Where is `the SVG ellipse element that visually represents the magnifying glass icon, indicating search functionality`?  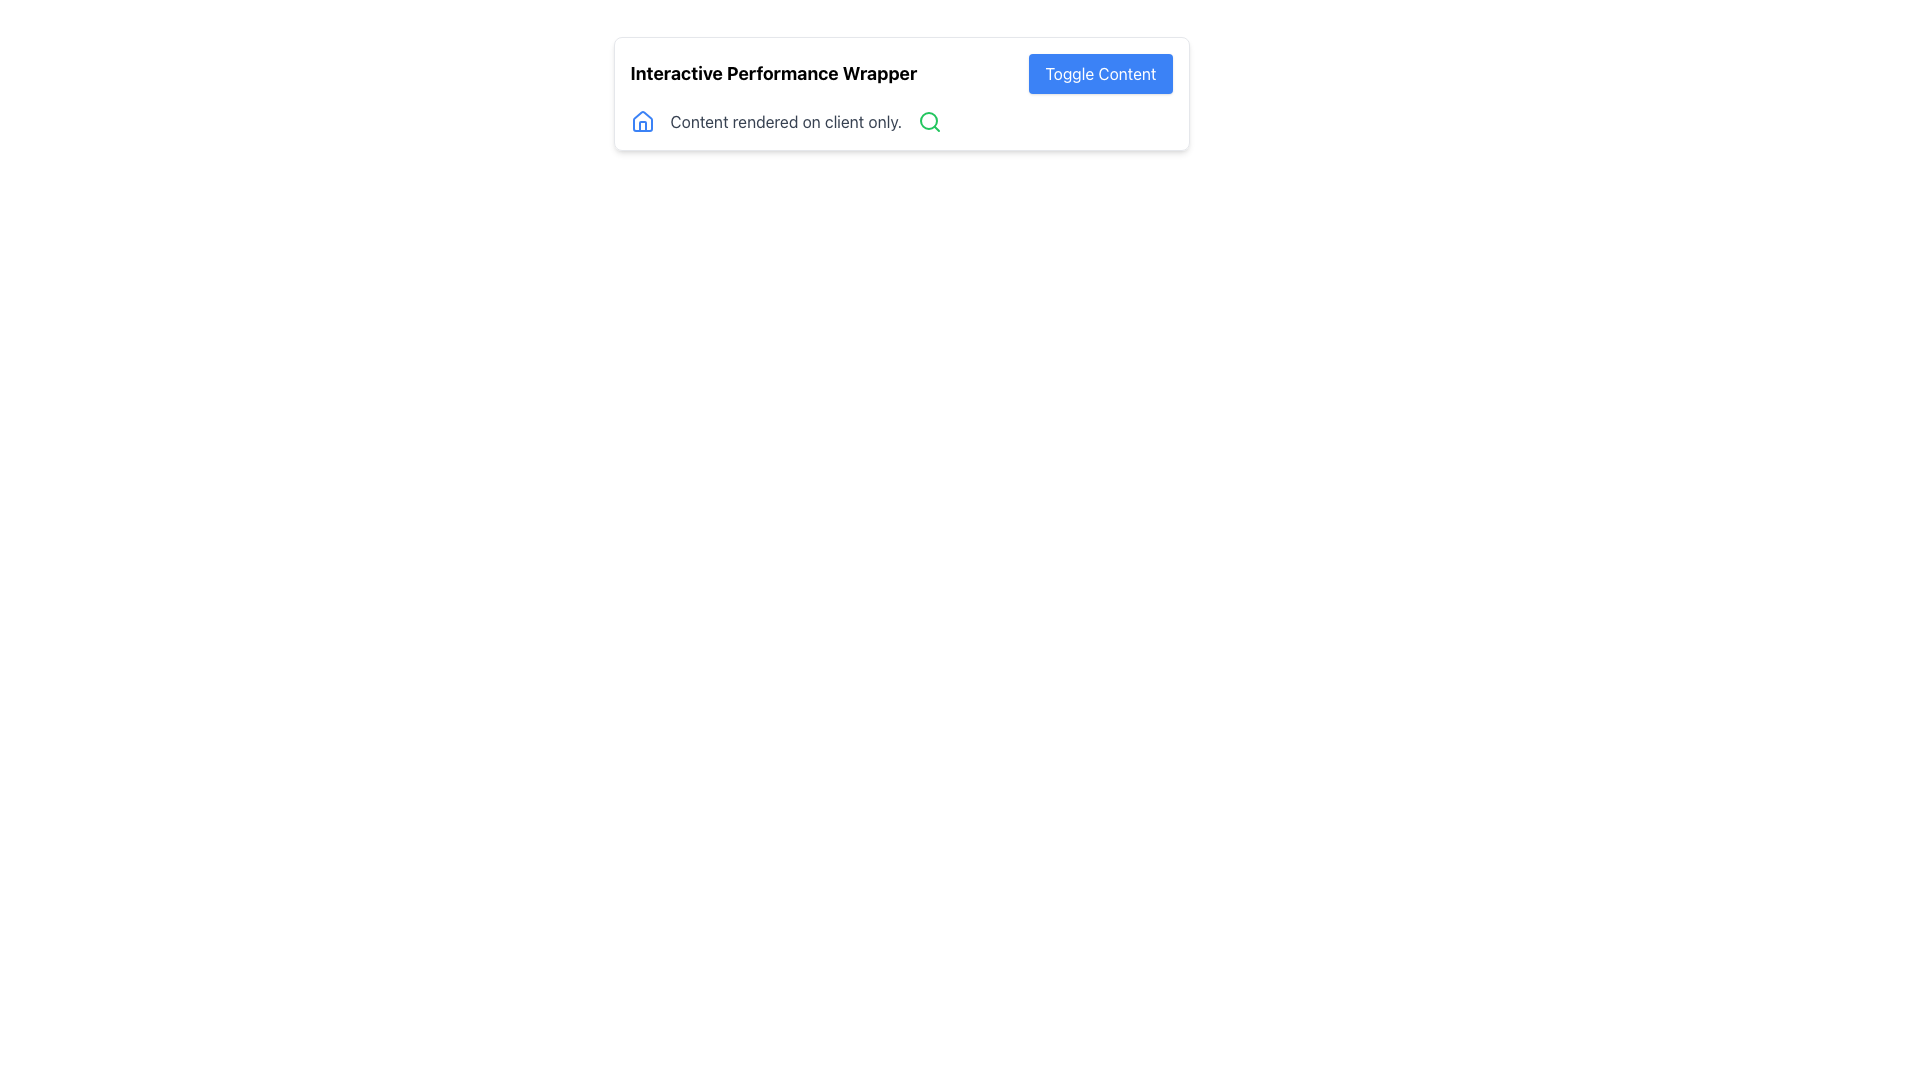
the SVG ellipse element that visually represents the magnifying glass icon, indicating search functionality is located at coordinates (928, 120).